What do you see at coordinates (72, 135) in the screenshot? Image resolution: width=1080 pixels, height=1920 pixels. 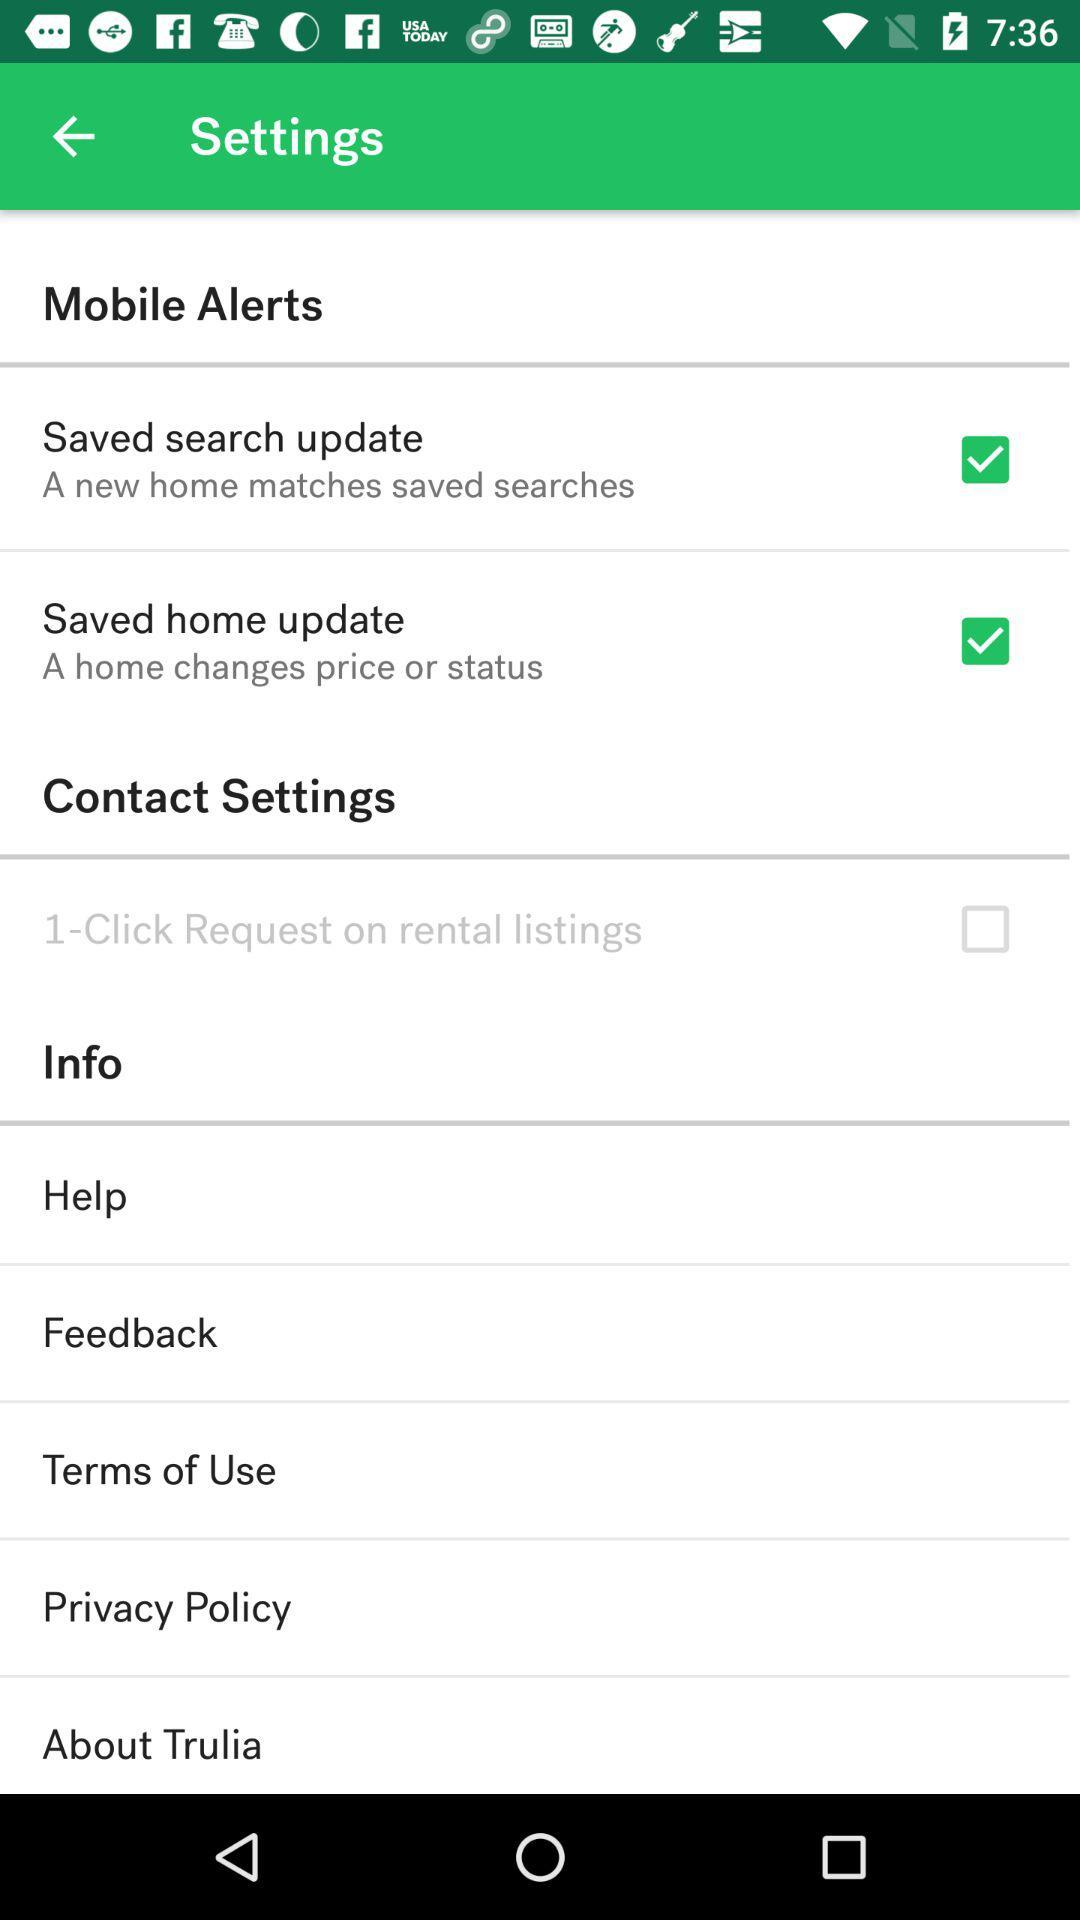 I see `the icon next to the settings item` at bounding box center [72, 135].